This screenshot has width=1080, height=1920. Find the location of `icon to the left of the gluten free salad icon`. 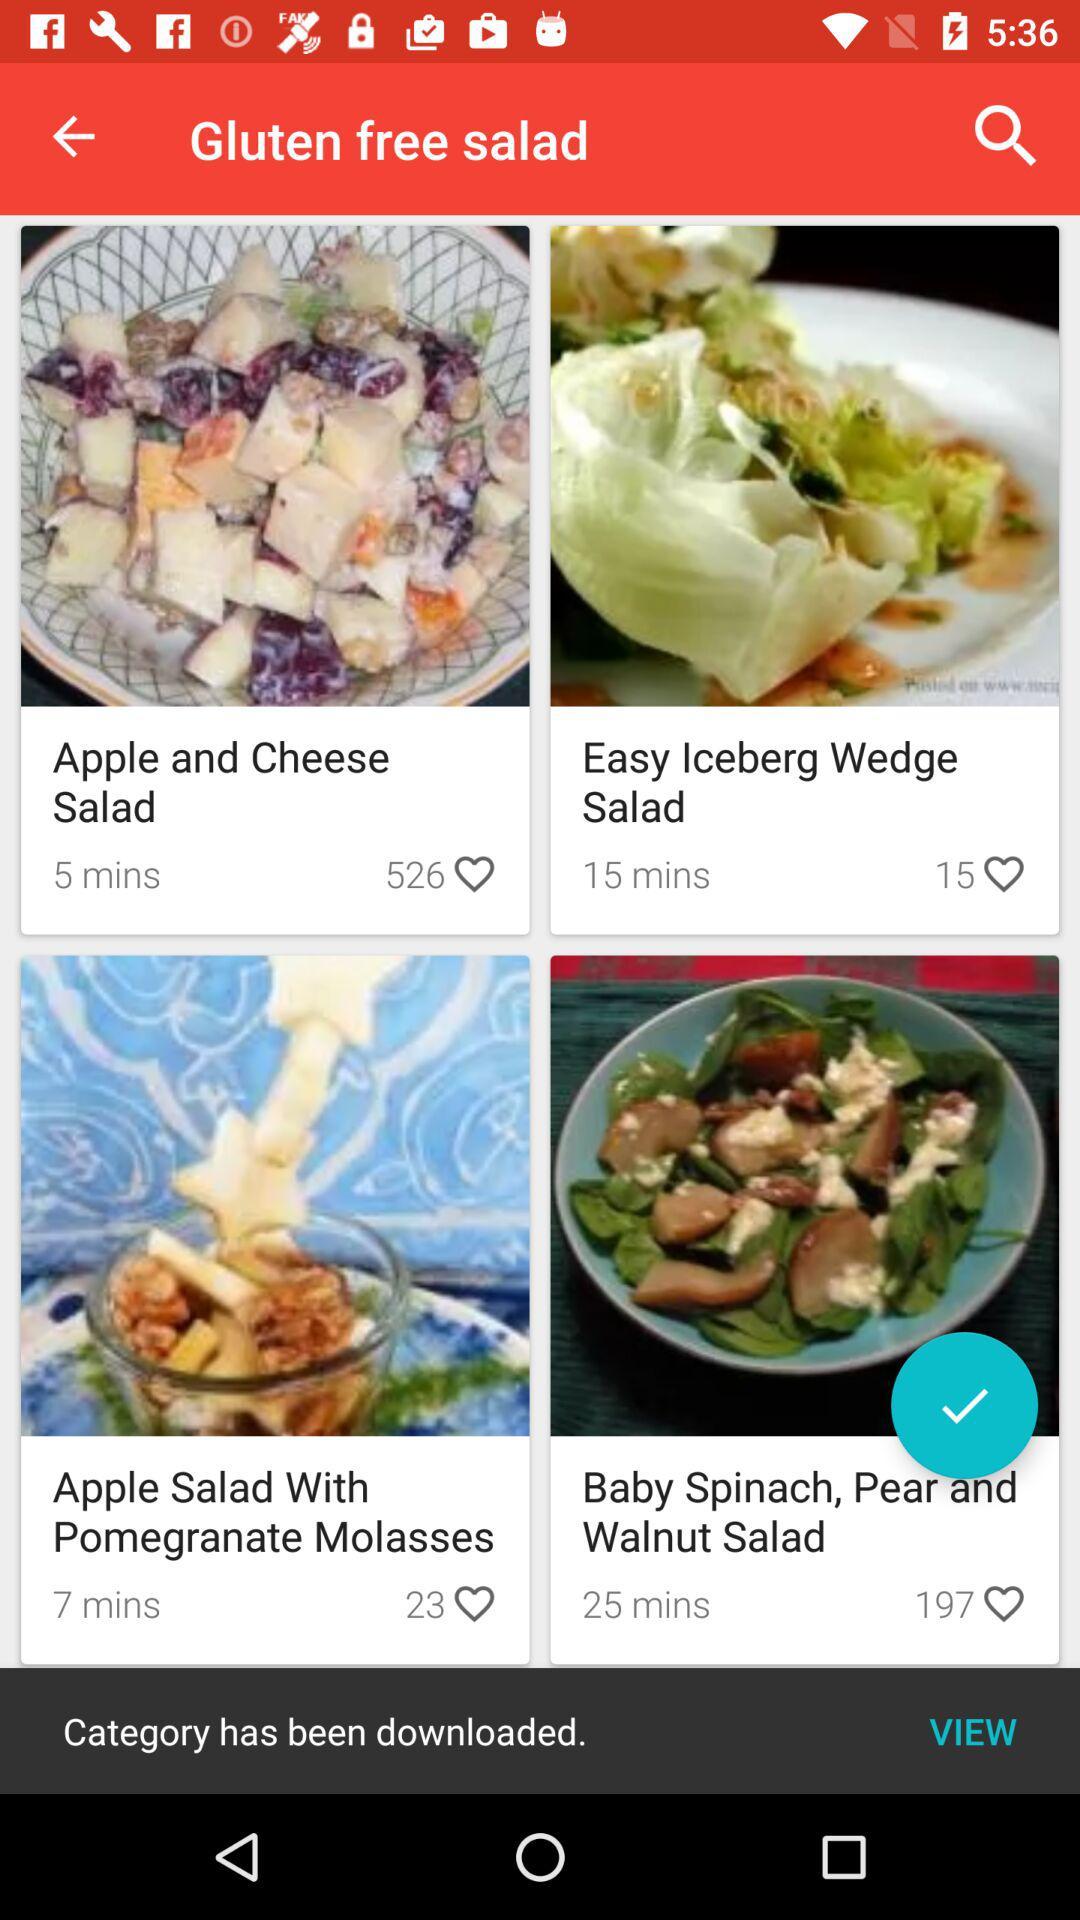

icon to the left of the gluten free salad icon is located at coordinates (72, 135).